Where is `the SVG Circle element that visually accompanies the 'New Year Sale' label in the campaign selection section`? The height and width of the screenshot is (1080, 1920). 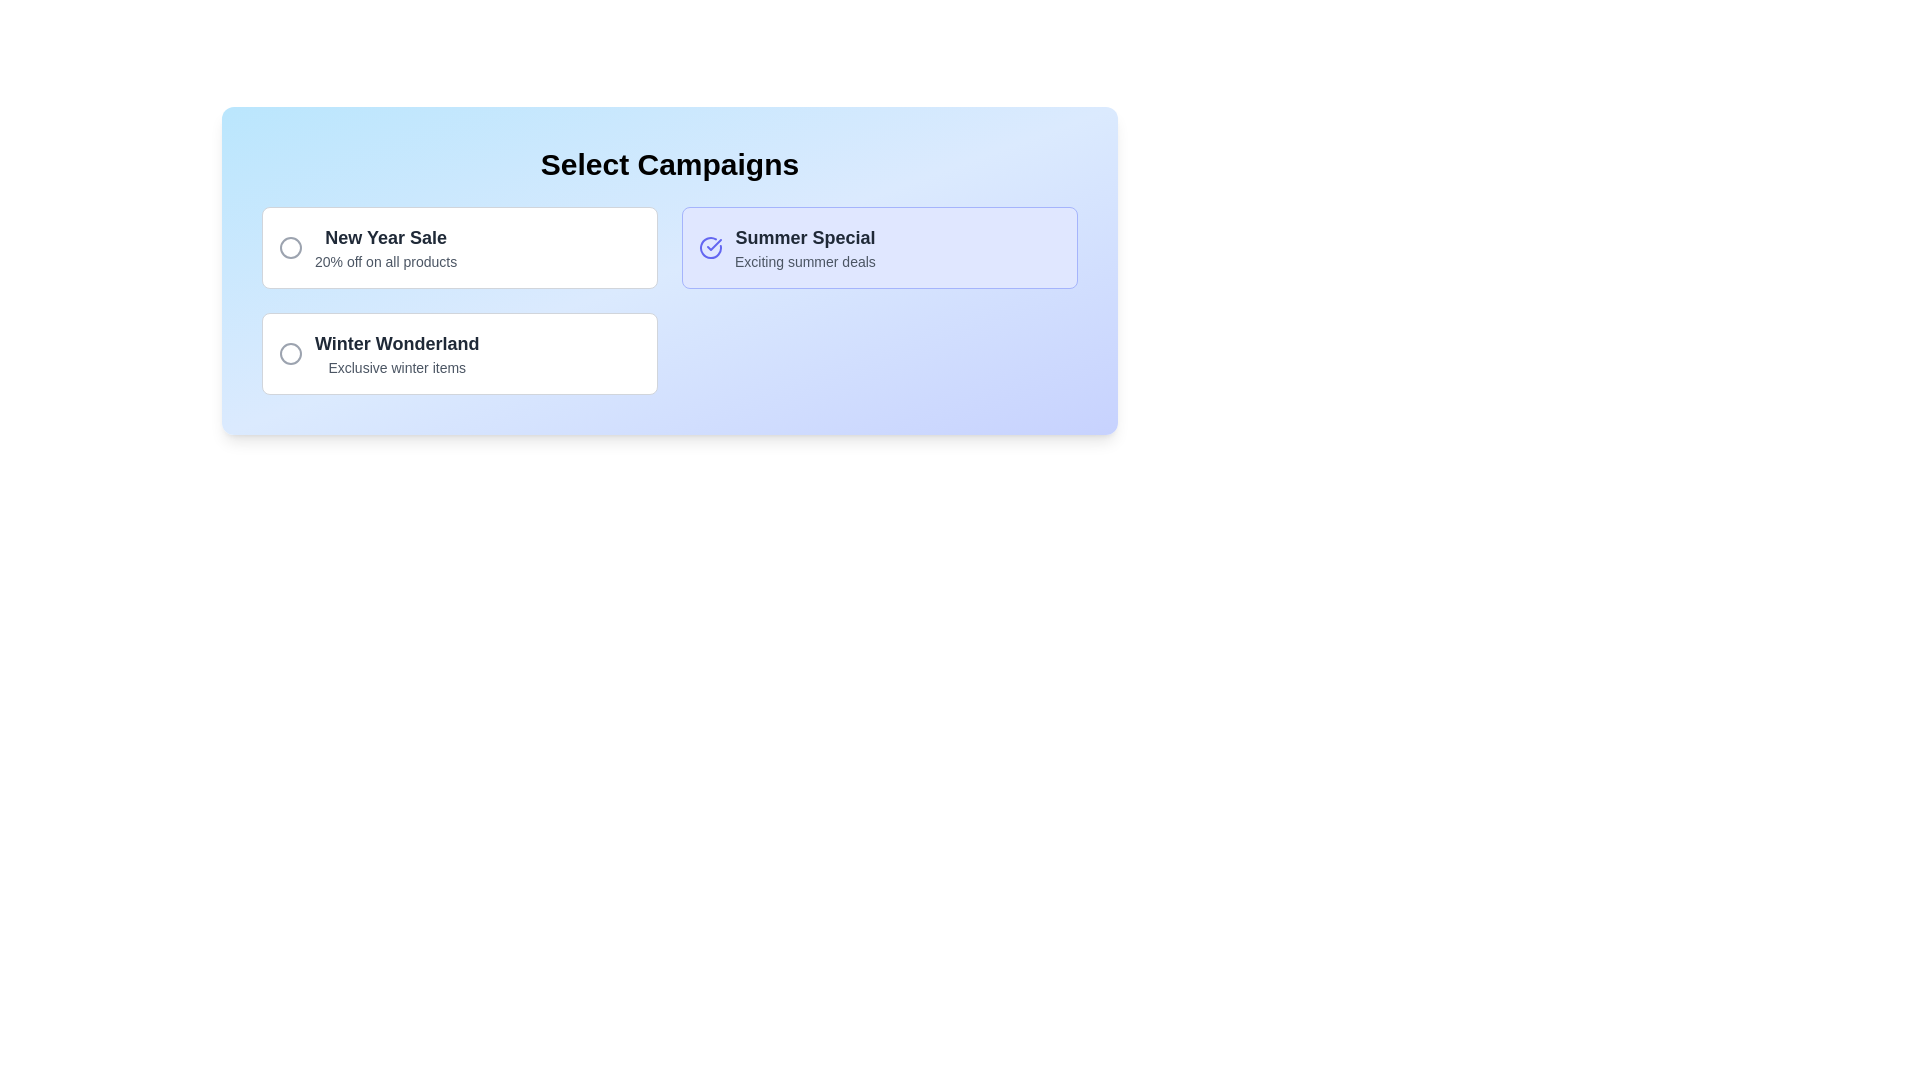 the SVG Circle element that visually accompanies the 'New Year Sale' label in the campaign selection section is located at coordinates (290, 246).